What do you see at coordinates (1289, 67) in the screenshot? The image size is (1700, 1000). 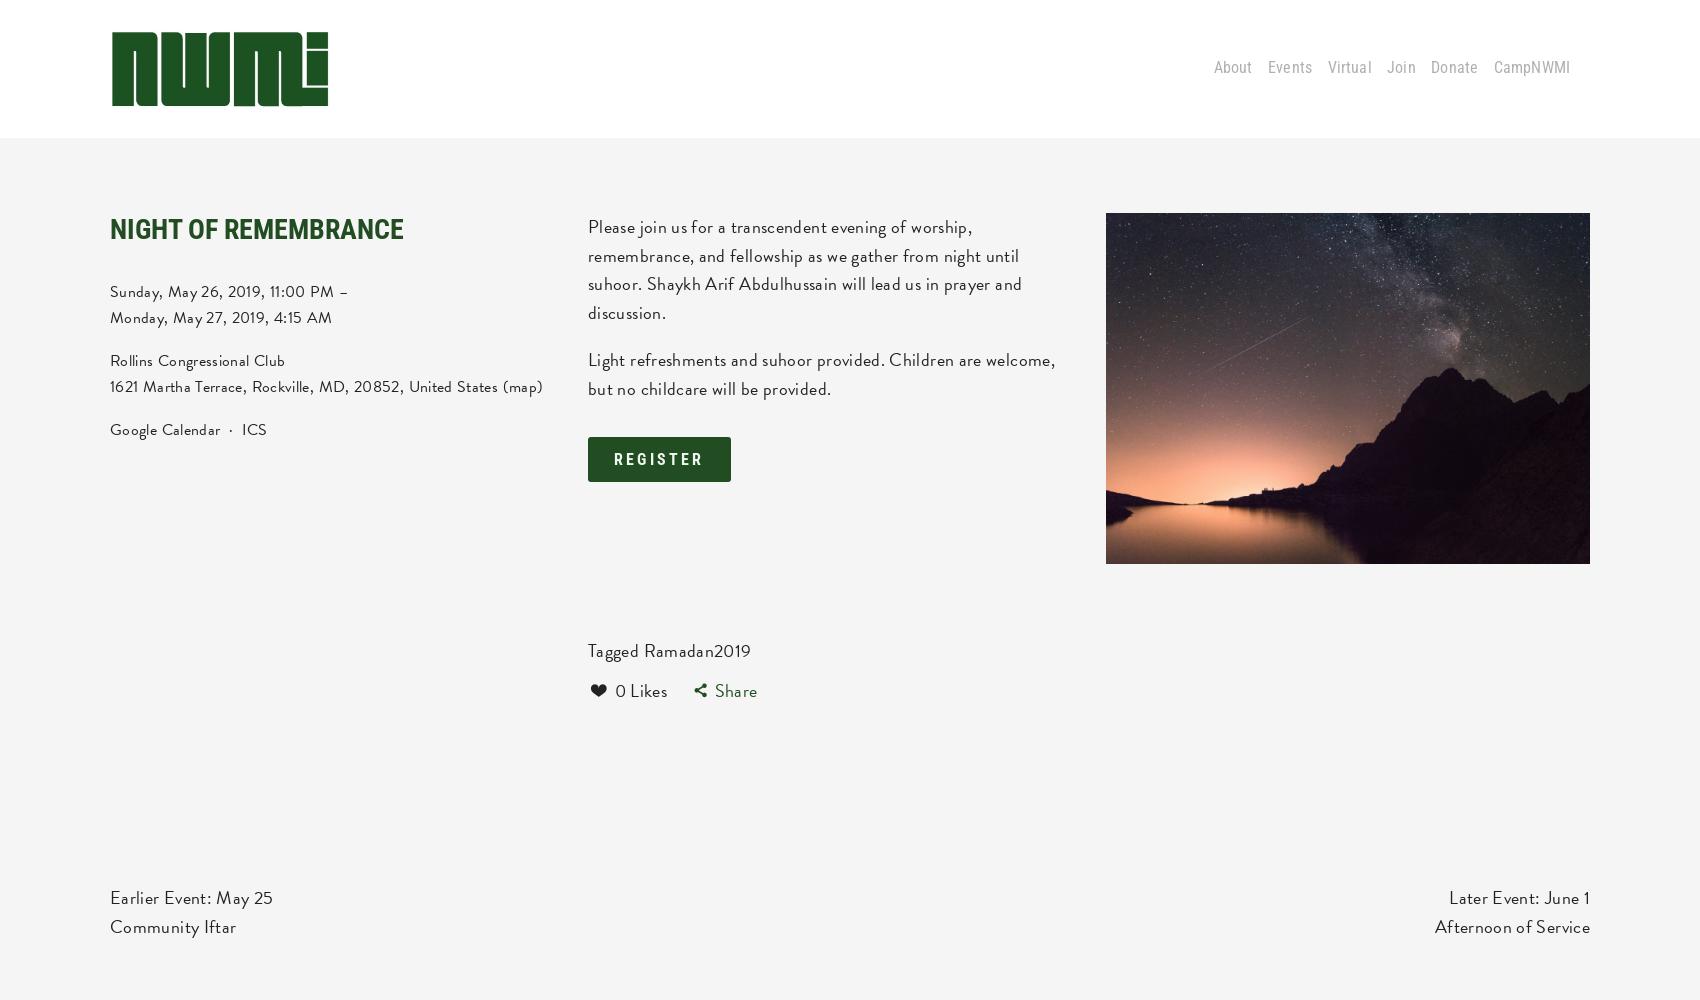 I see `'Events'` at bounding box center [1289, 67].